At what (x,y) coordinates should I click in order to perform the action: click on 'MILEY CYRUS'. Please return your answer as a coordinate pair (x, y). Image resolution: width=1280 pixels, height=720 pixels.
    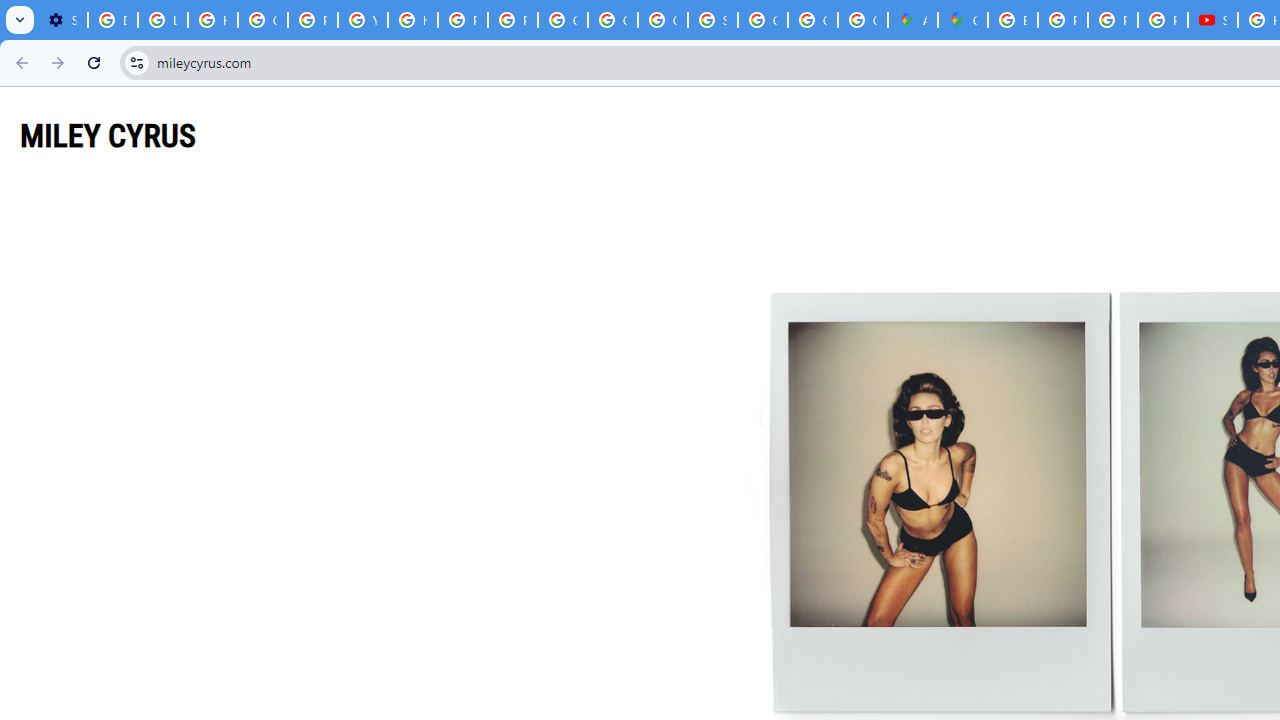
    Looking at the image, I should click on (107, 135).